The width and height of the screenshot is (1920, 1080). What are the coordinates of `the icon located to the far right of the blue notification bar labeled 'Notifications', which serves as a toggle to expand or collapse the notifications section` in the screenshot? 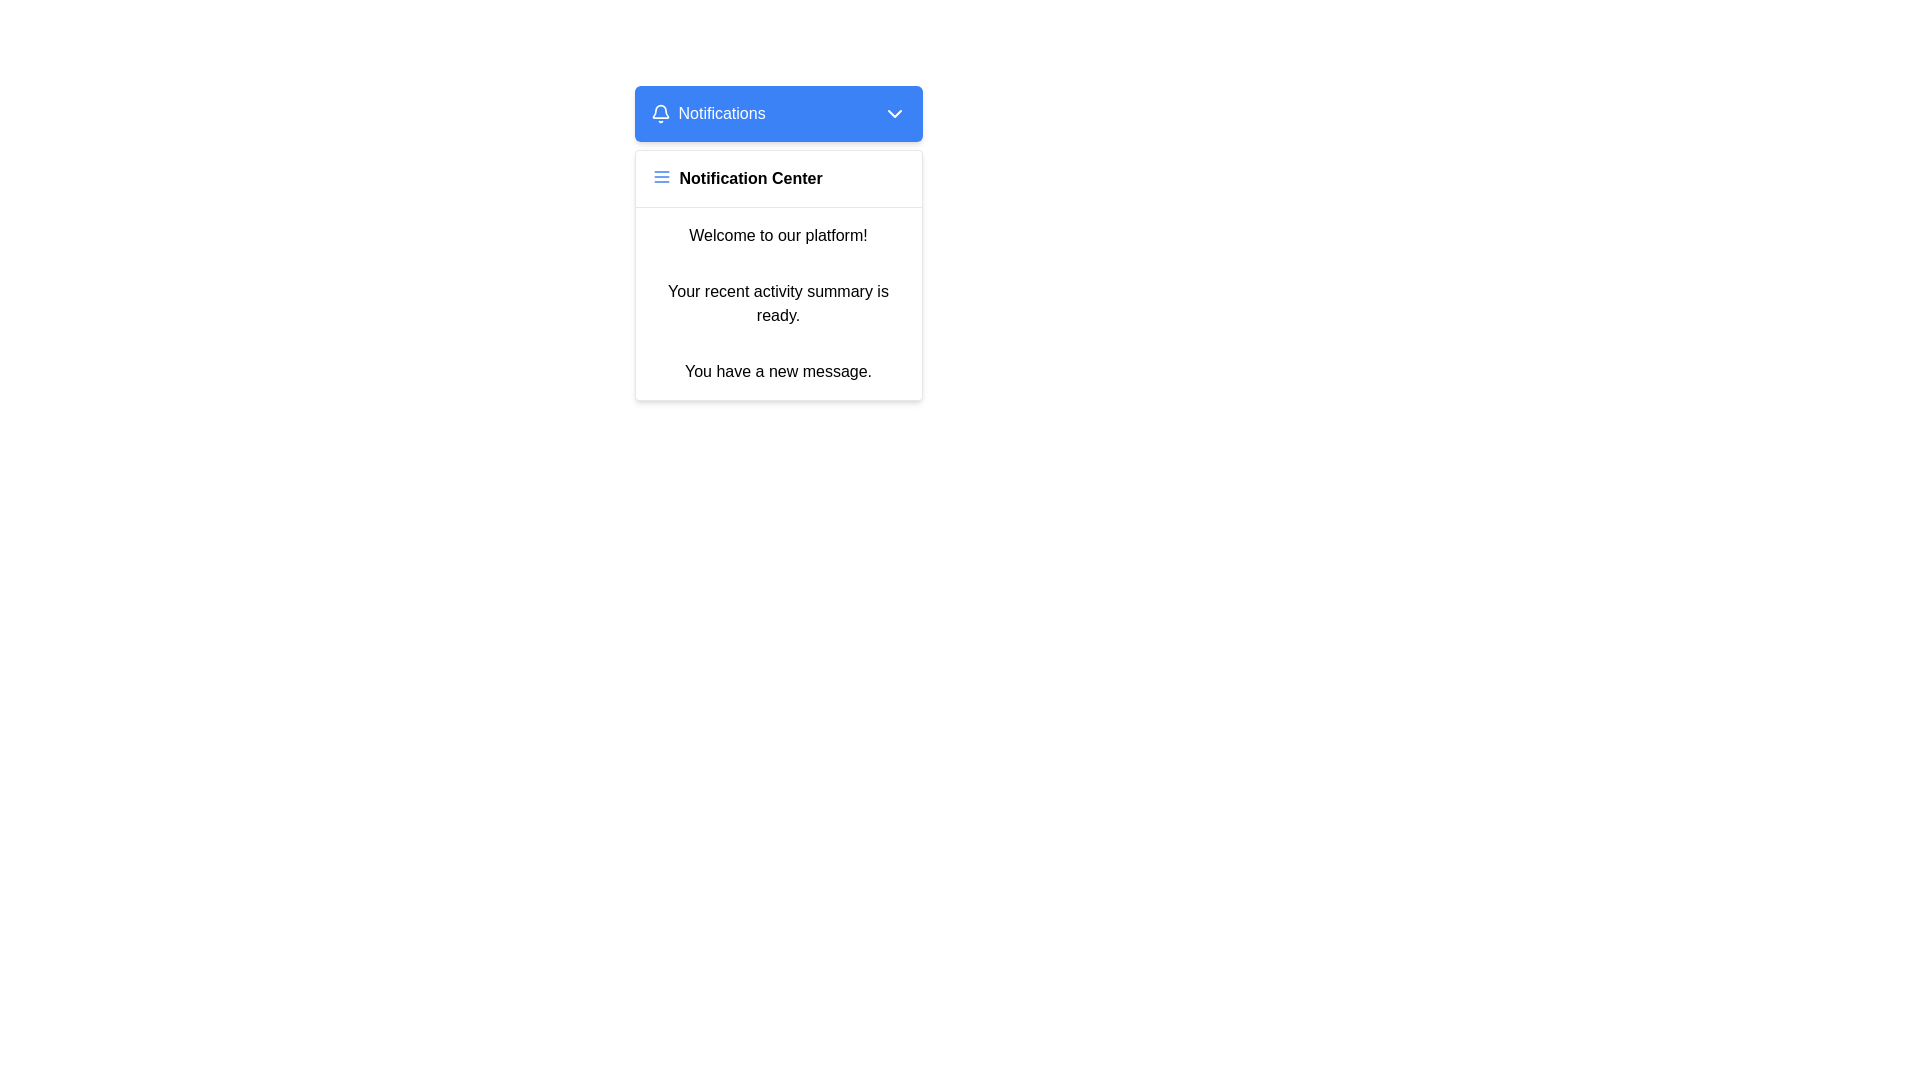 It's located at (893, 114).